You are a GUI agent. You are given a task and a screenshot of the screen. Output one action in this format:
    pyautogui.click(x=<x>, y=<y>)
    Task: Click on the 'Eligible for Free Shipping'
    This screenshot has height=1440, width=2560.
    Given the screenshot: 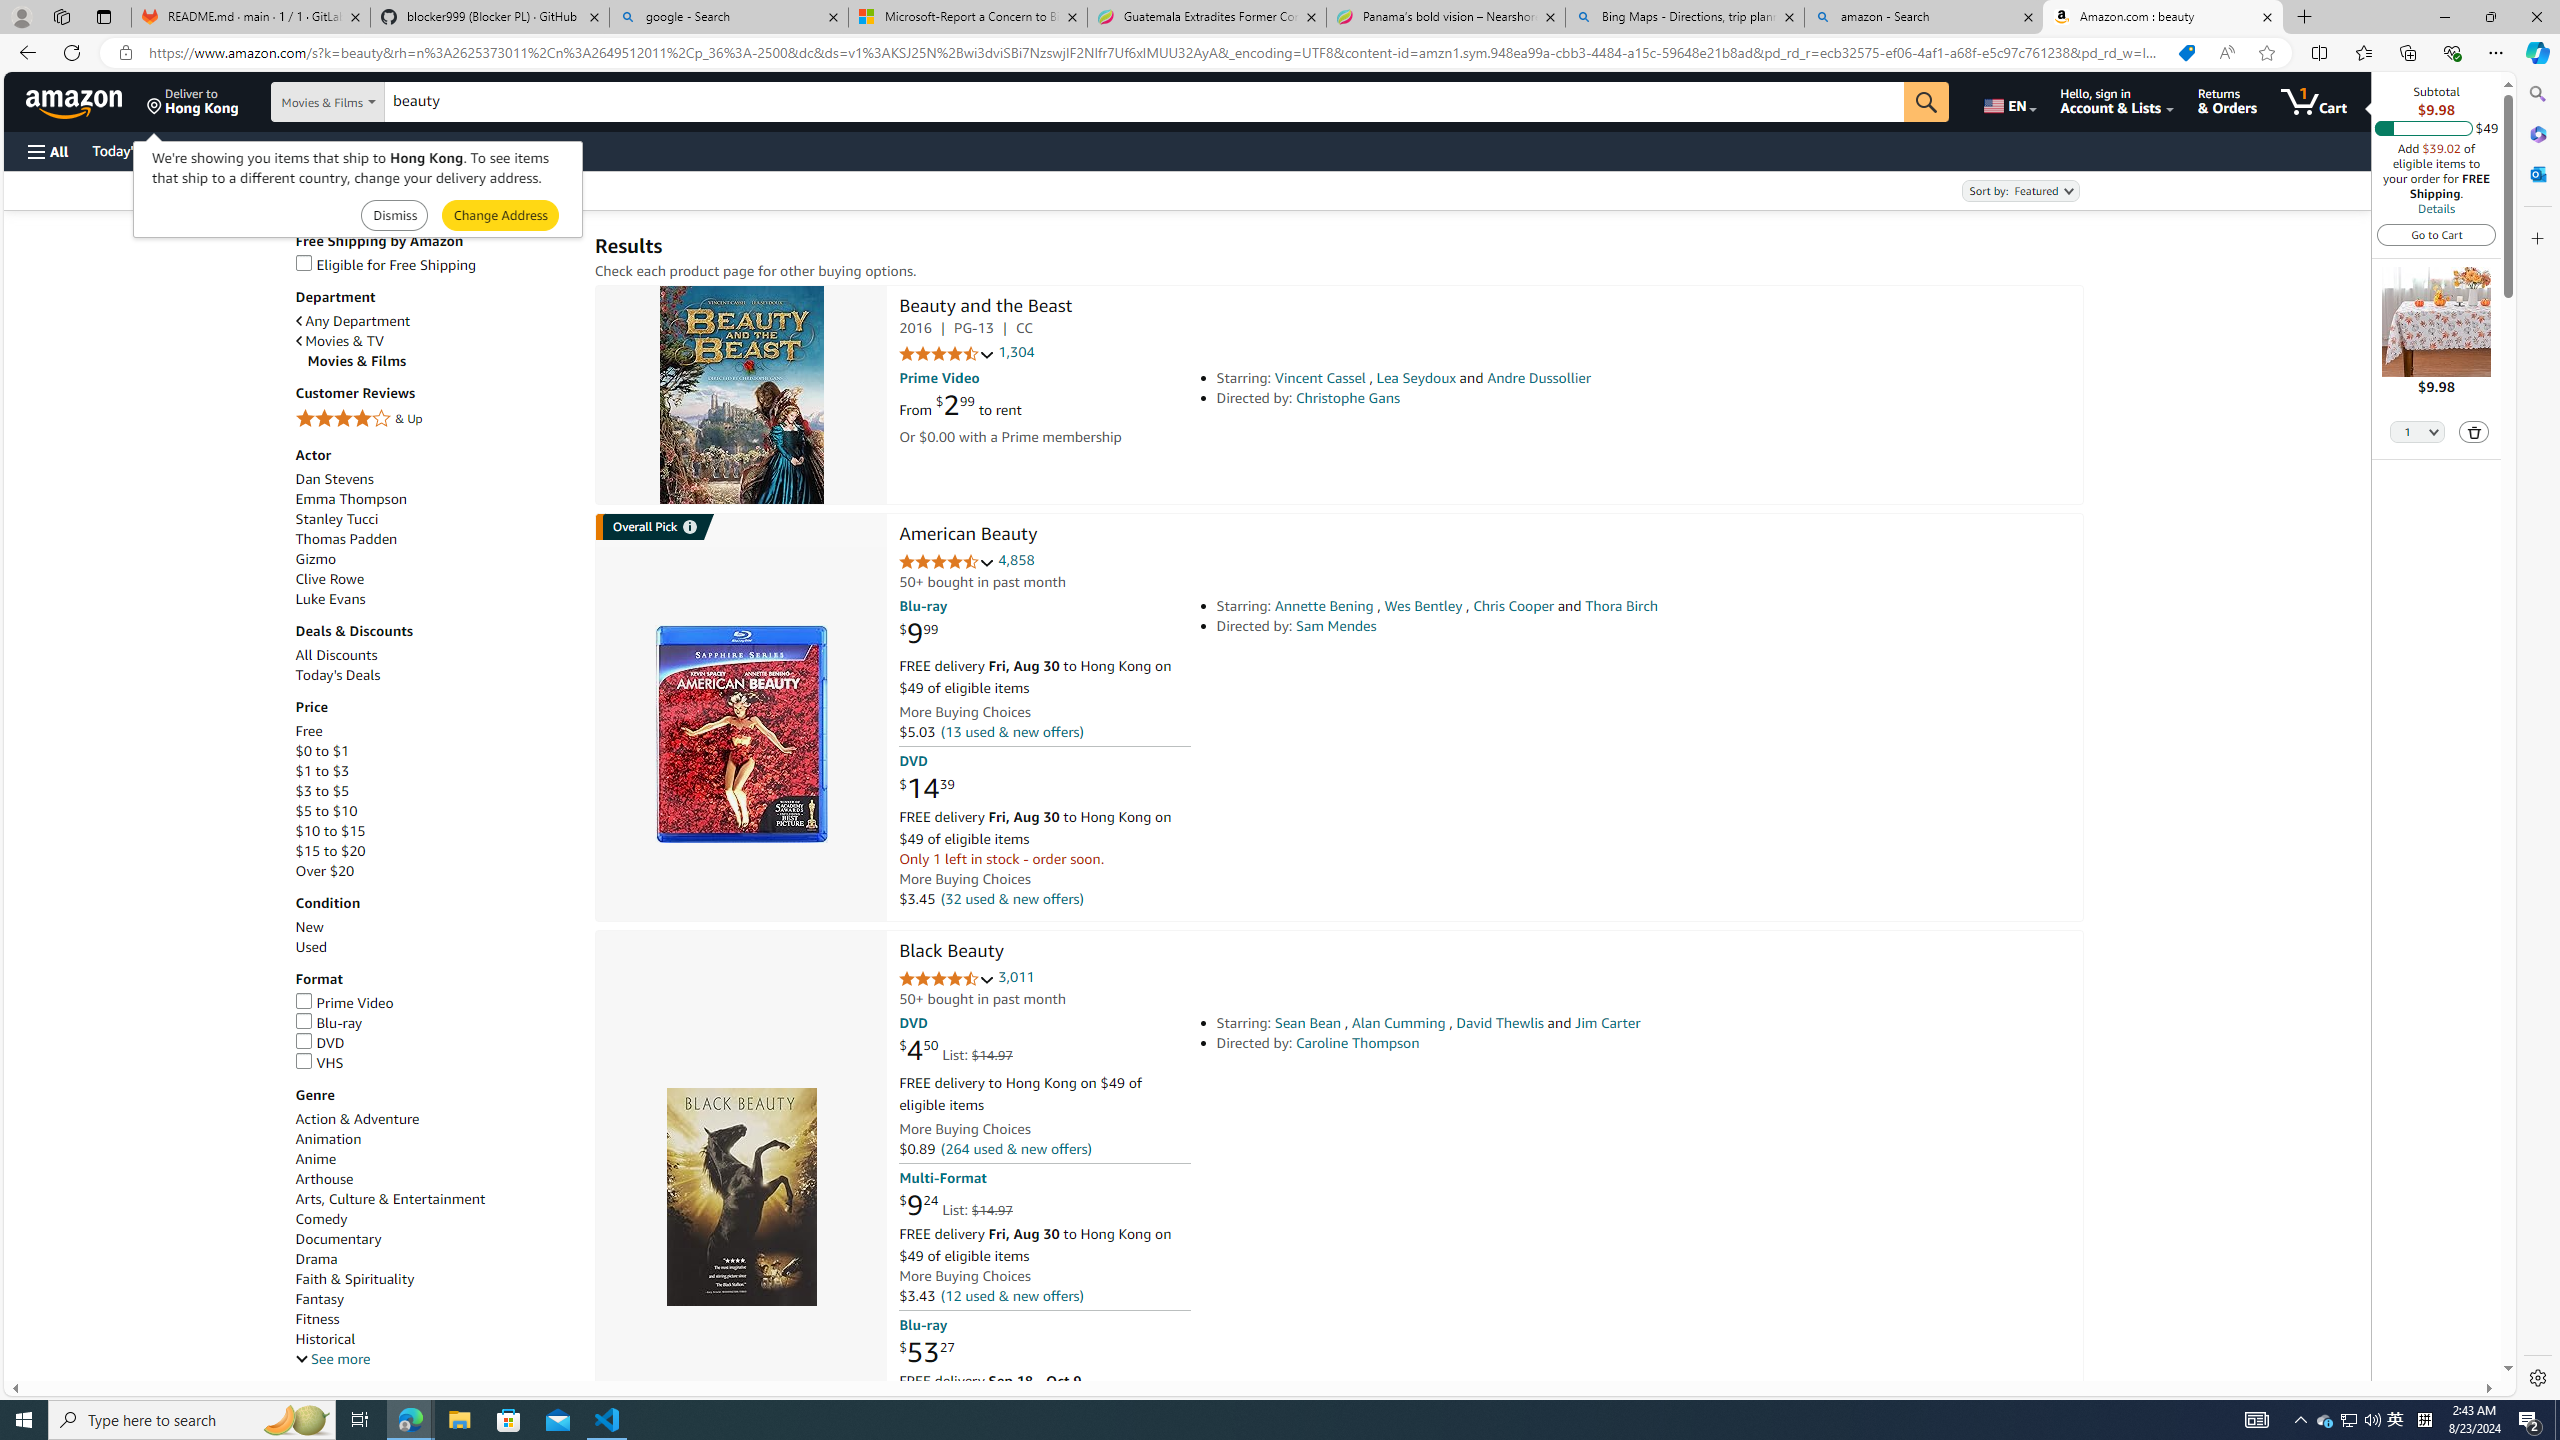 What is the action you would take?
    pyautogui.click(x=384, y=264)
    